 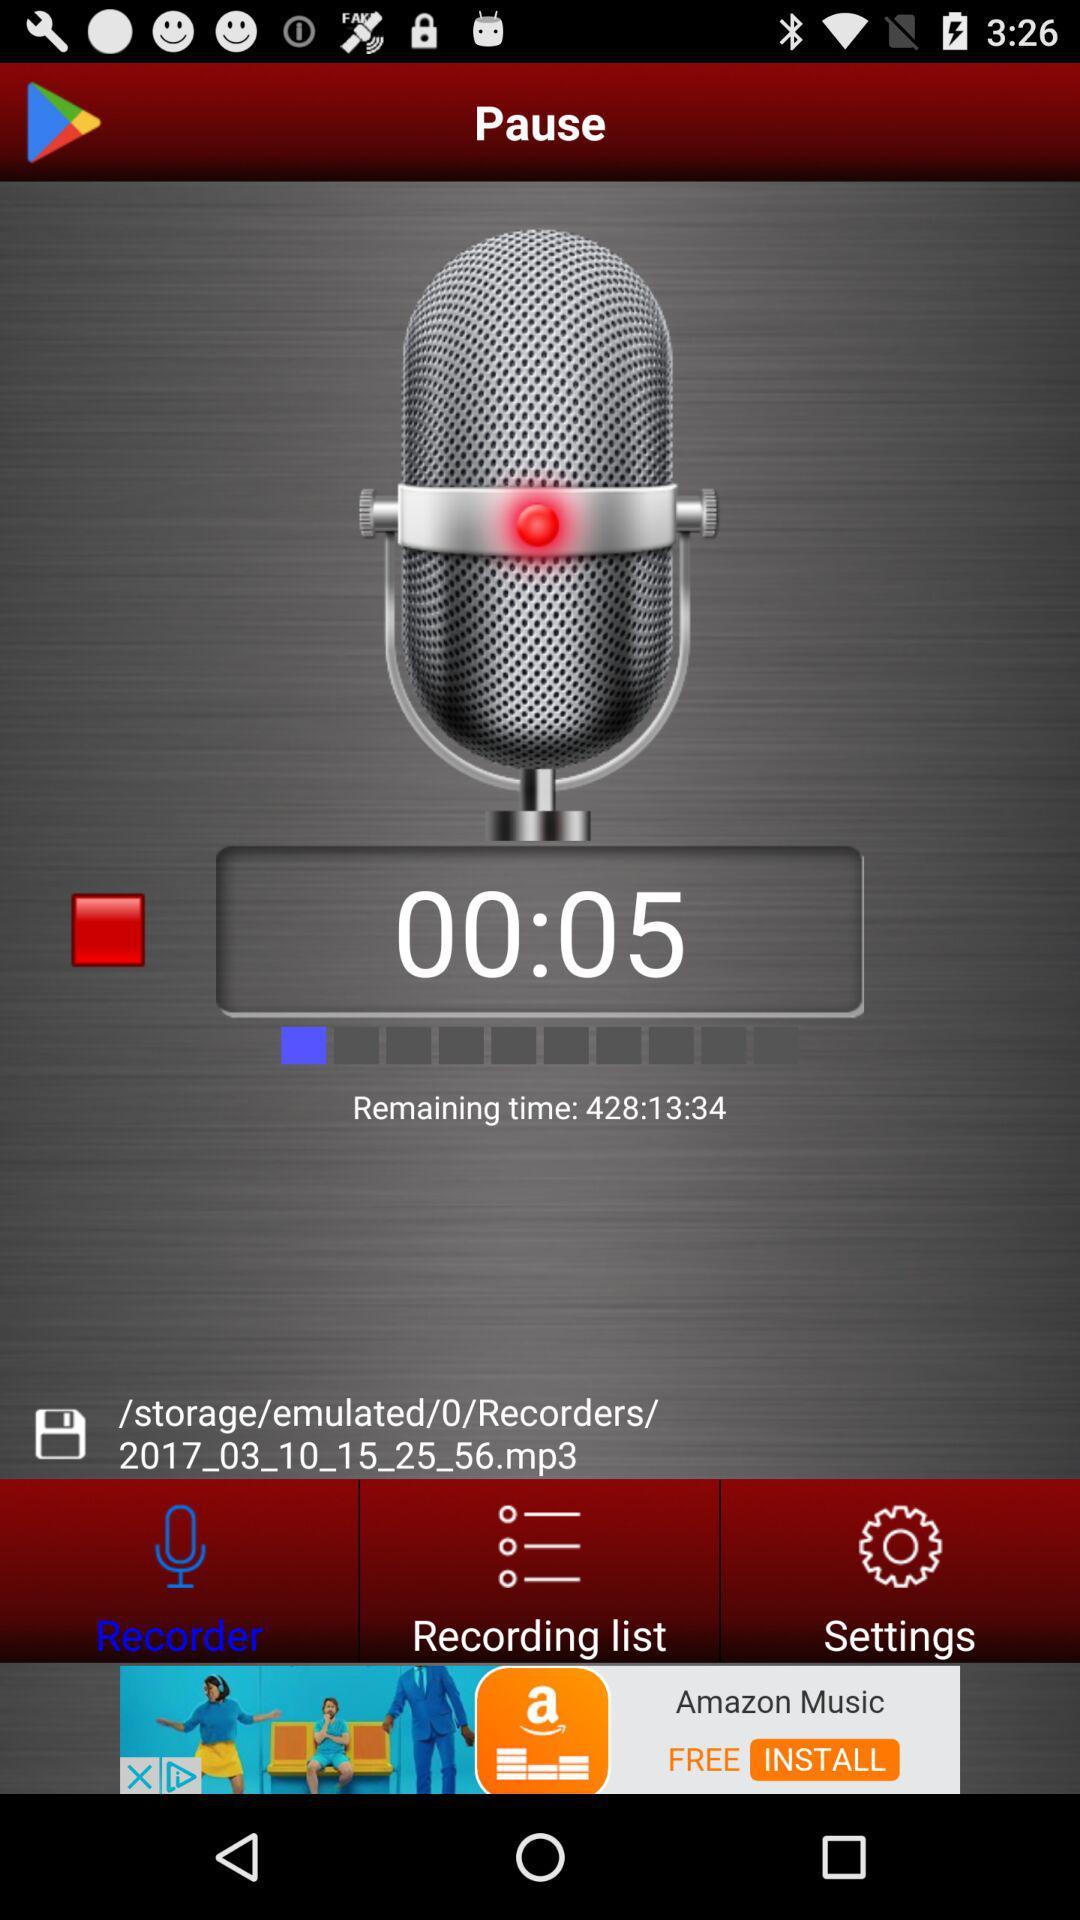 What do you see at coordinates (900, 1569) in the screenshot?
I see `application settings` at bounding box center [900, 1569].